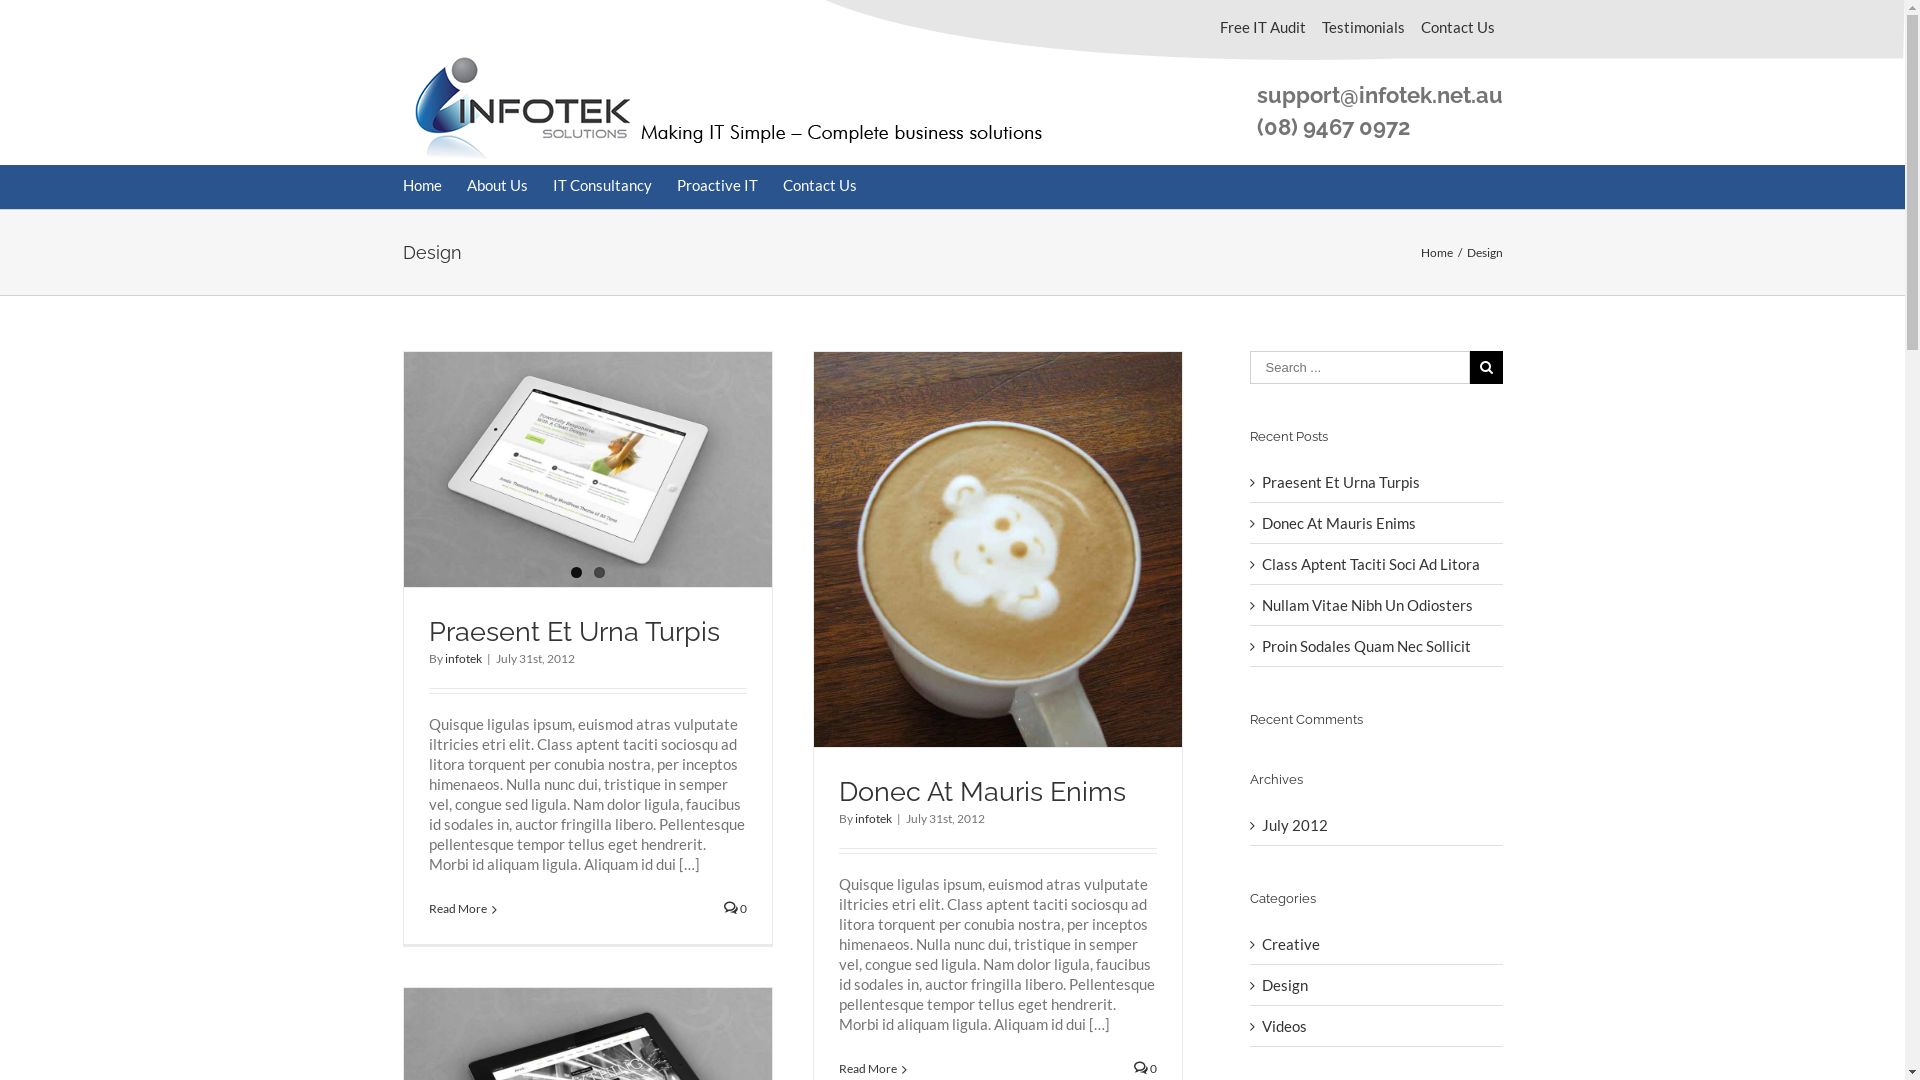  I want to click on 'infotek', so click(443, 658).